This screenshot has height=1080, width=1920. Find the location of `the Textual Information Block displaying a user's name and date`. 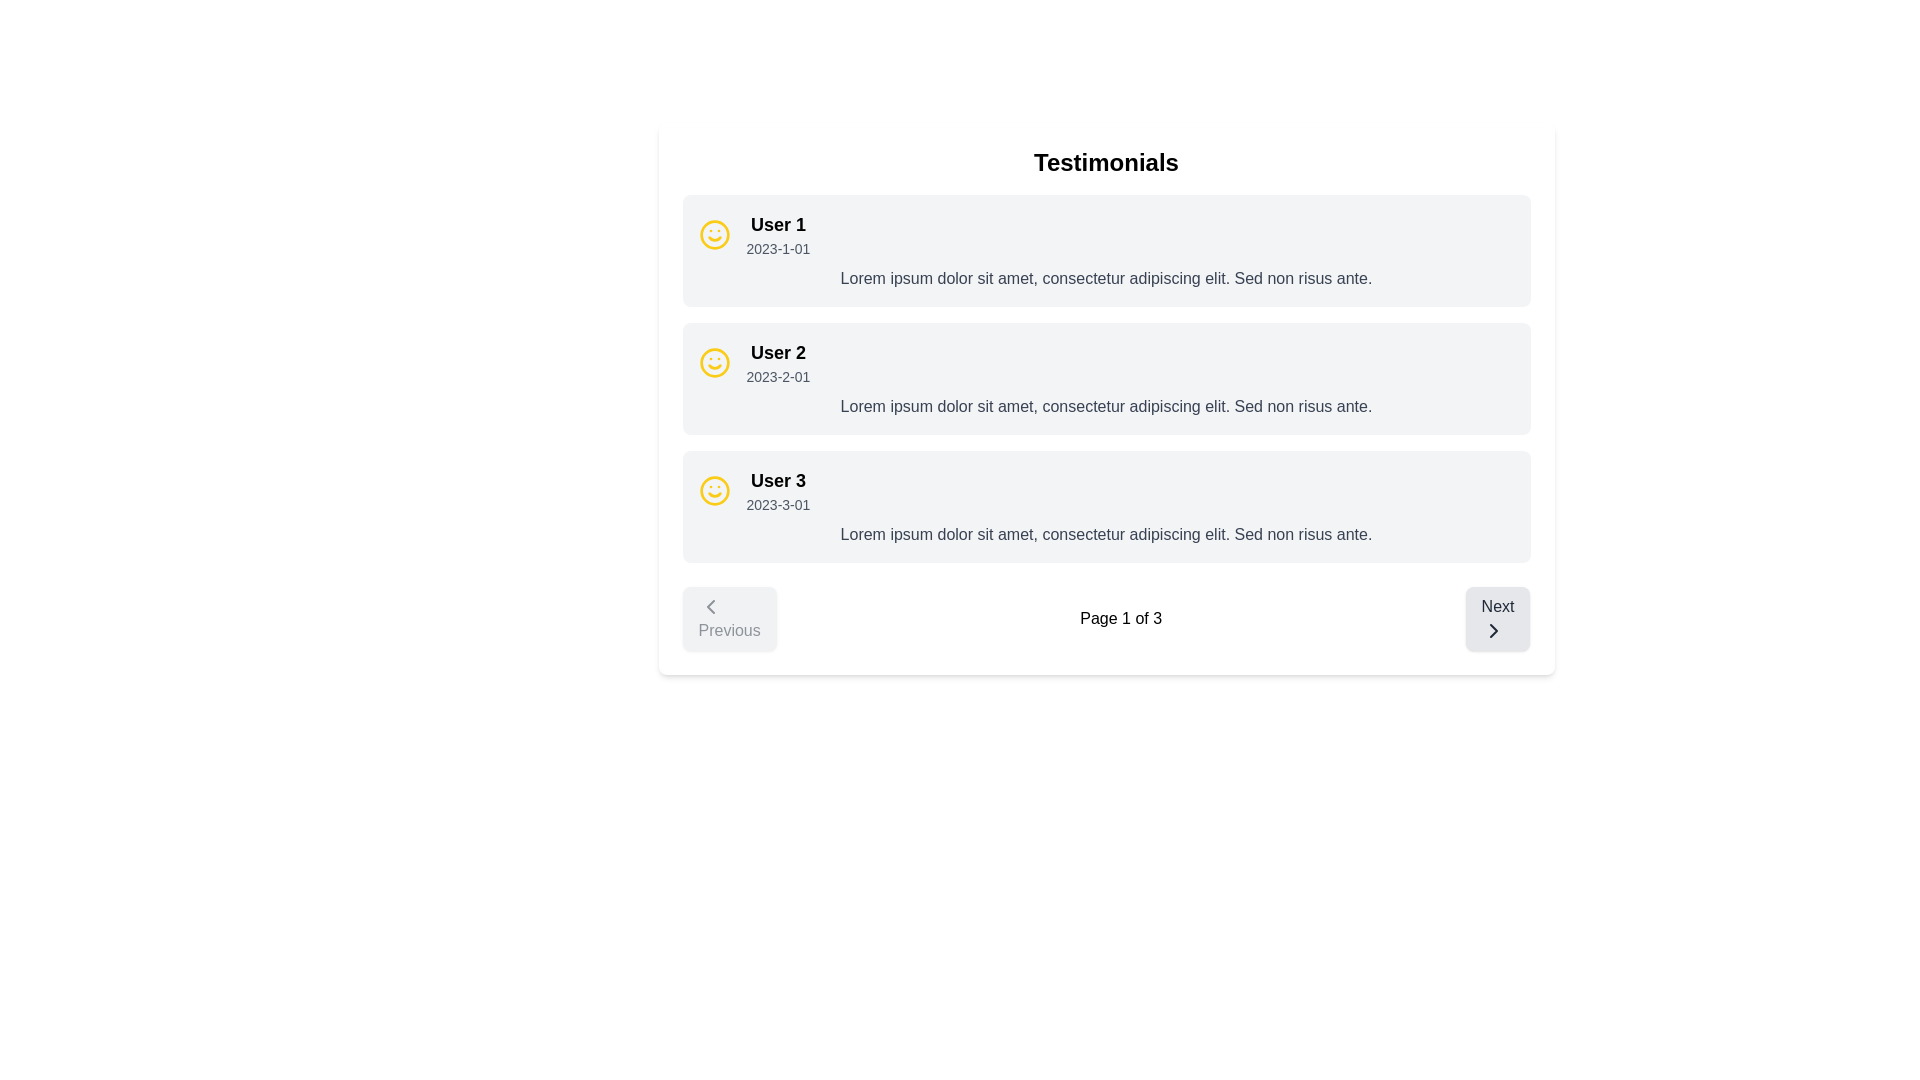

the Textual Information Block displaying a user's name and date is located at coordinates (777, 490).